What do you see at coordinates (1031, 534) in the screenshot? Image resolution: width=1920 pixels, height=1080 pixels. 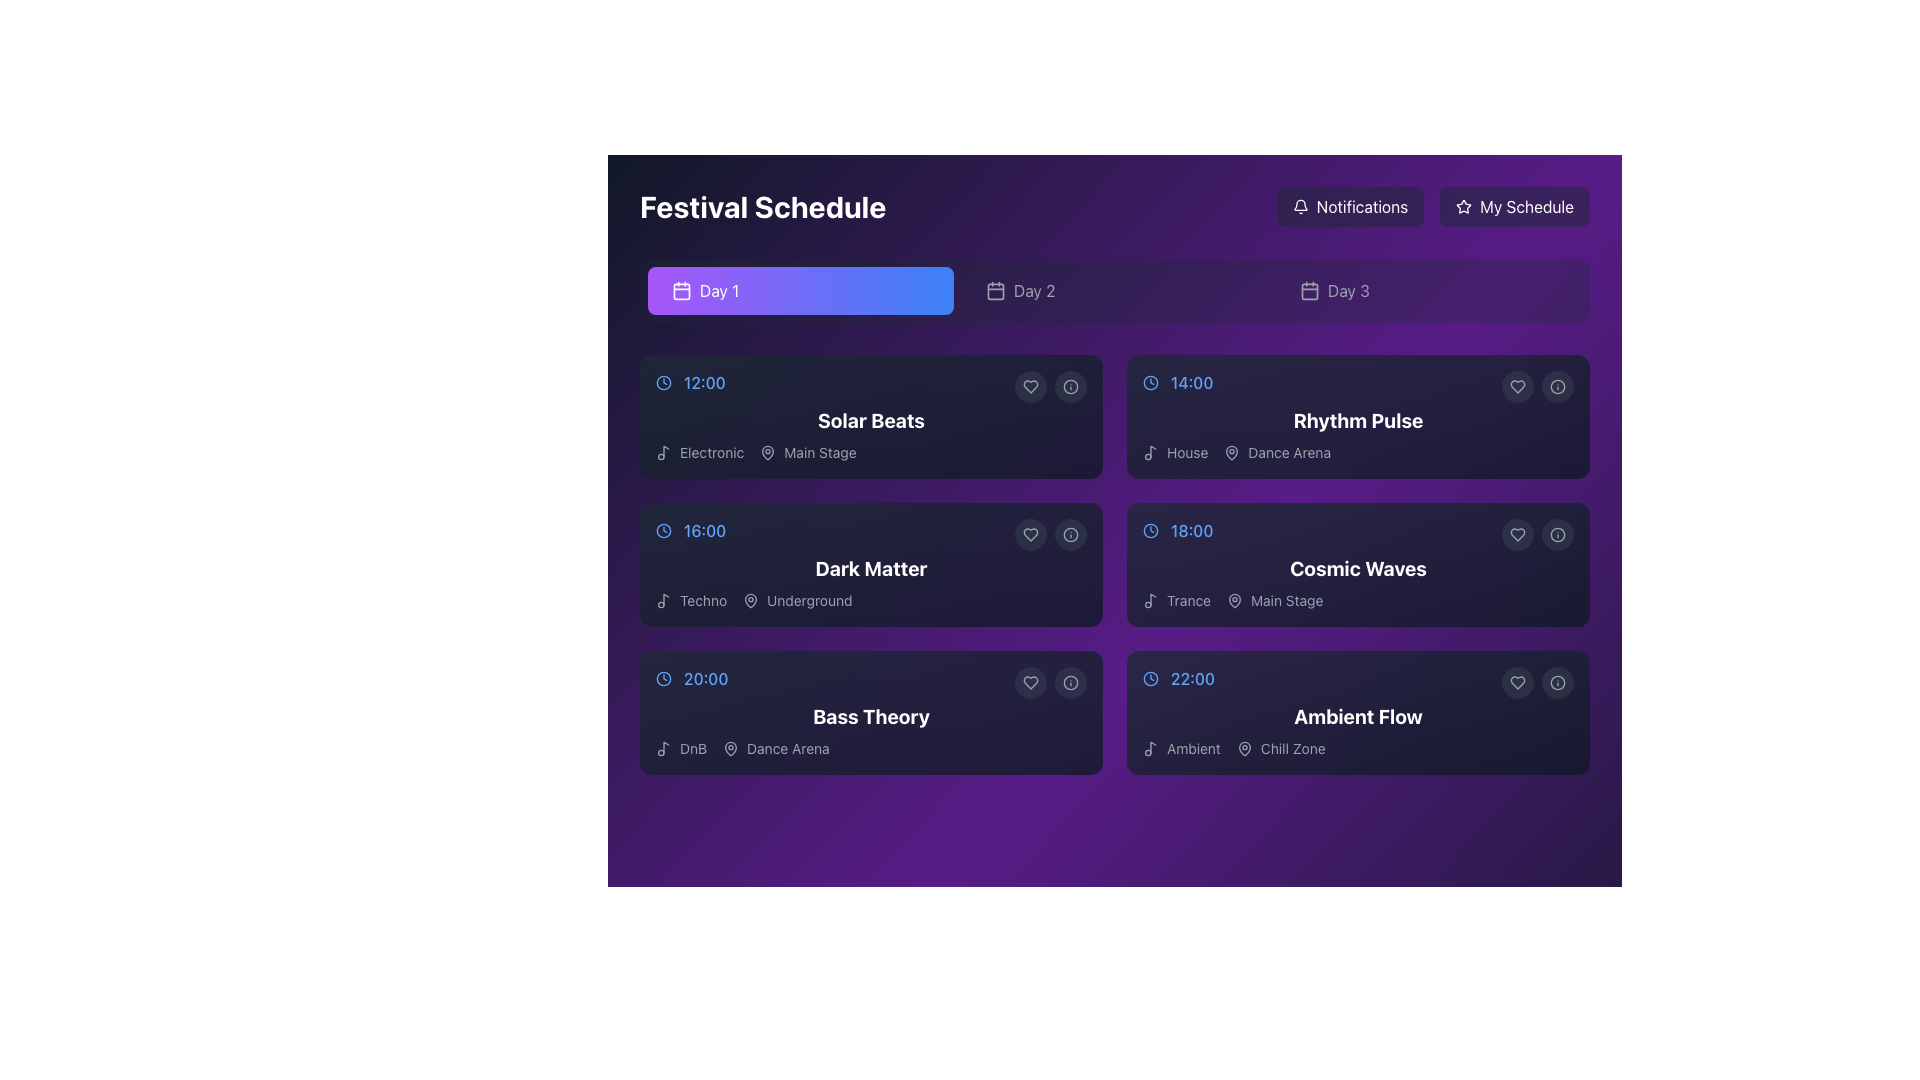 I see `the circular button with a semi-transparent gray background and a white heart icon located in the 'Dark Matter' schedule block` at bounding box center [1031, 534].